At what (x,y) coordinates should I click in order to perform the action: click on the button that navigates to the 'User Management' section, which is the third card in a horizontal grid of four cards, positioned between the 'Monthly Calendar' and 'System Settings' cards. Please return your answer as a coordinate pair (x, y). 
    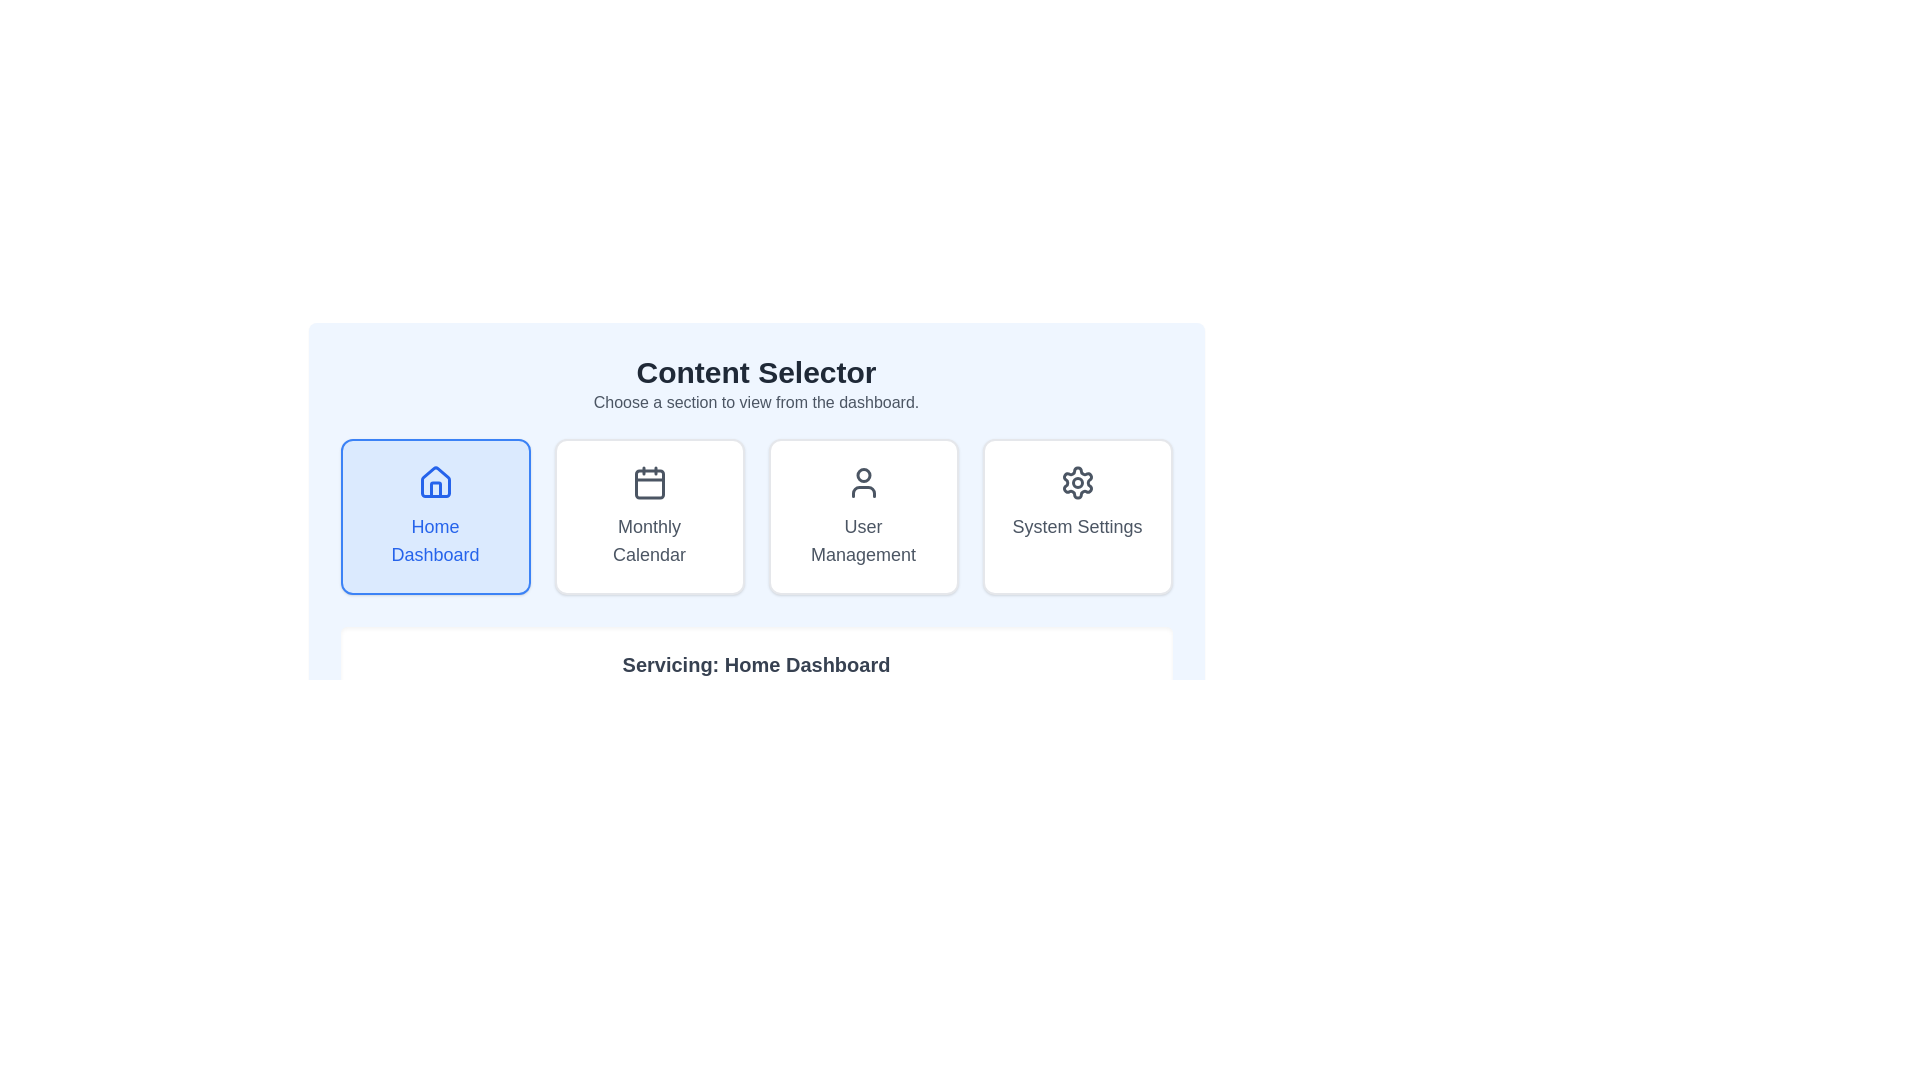
    Looking at the image, I should click on (863, 515).